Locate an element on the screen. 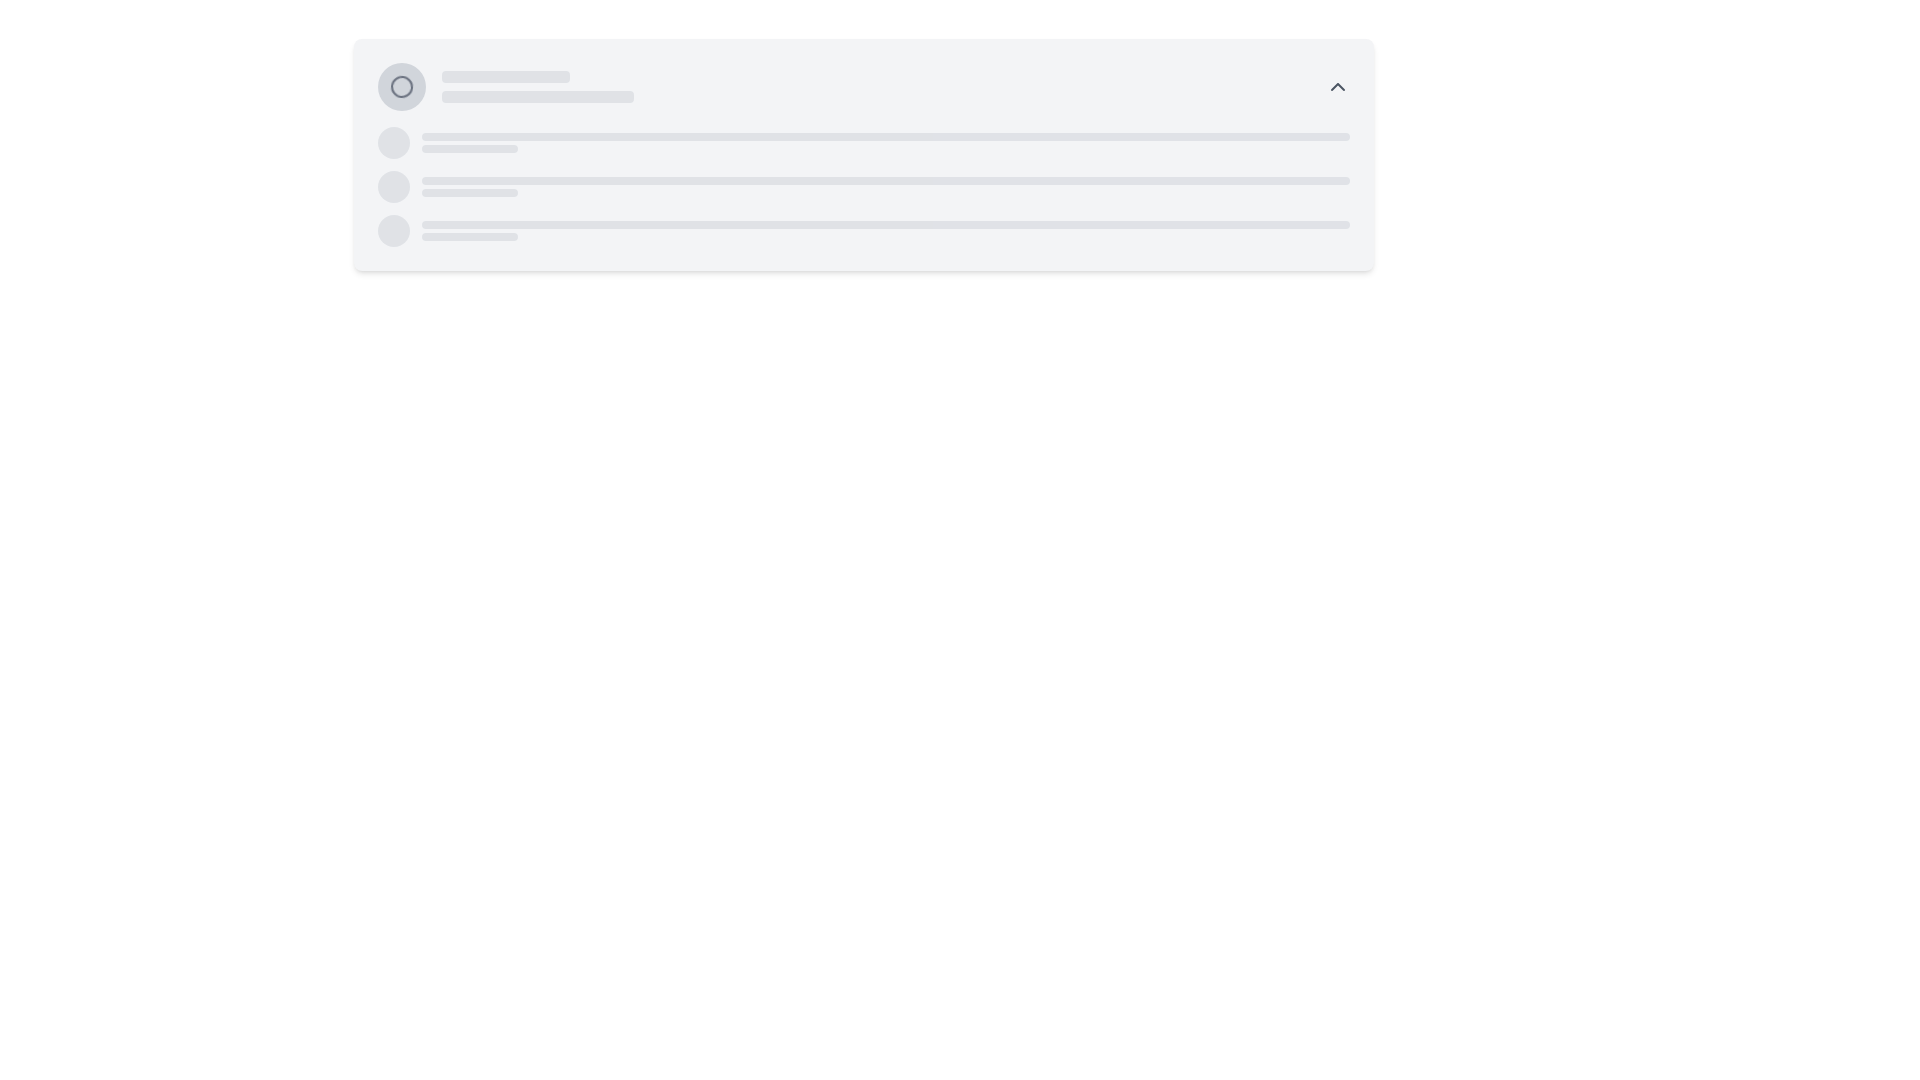 Image resolution: width=1920 pixels, height=1080 pixels. the first Placeholder row in the vertical list, which consists of a circular gray placeholder on the left, an elongated rectangular bar in the center, and a smaller rectangular block below it, all with an animated pulse effect is located at coordinates (864, 141).